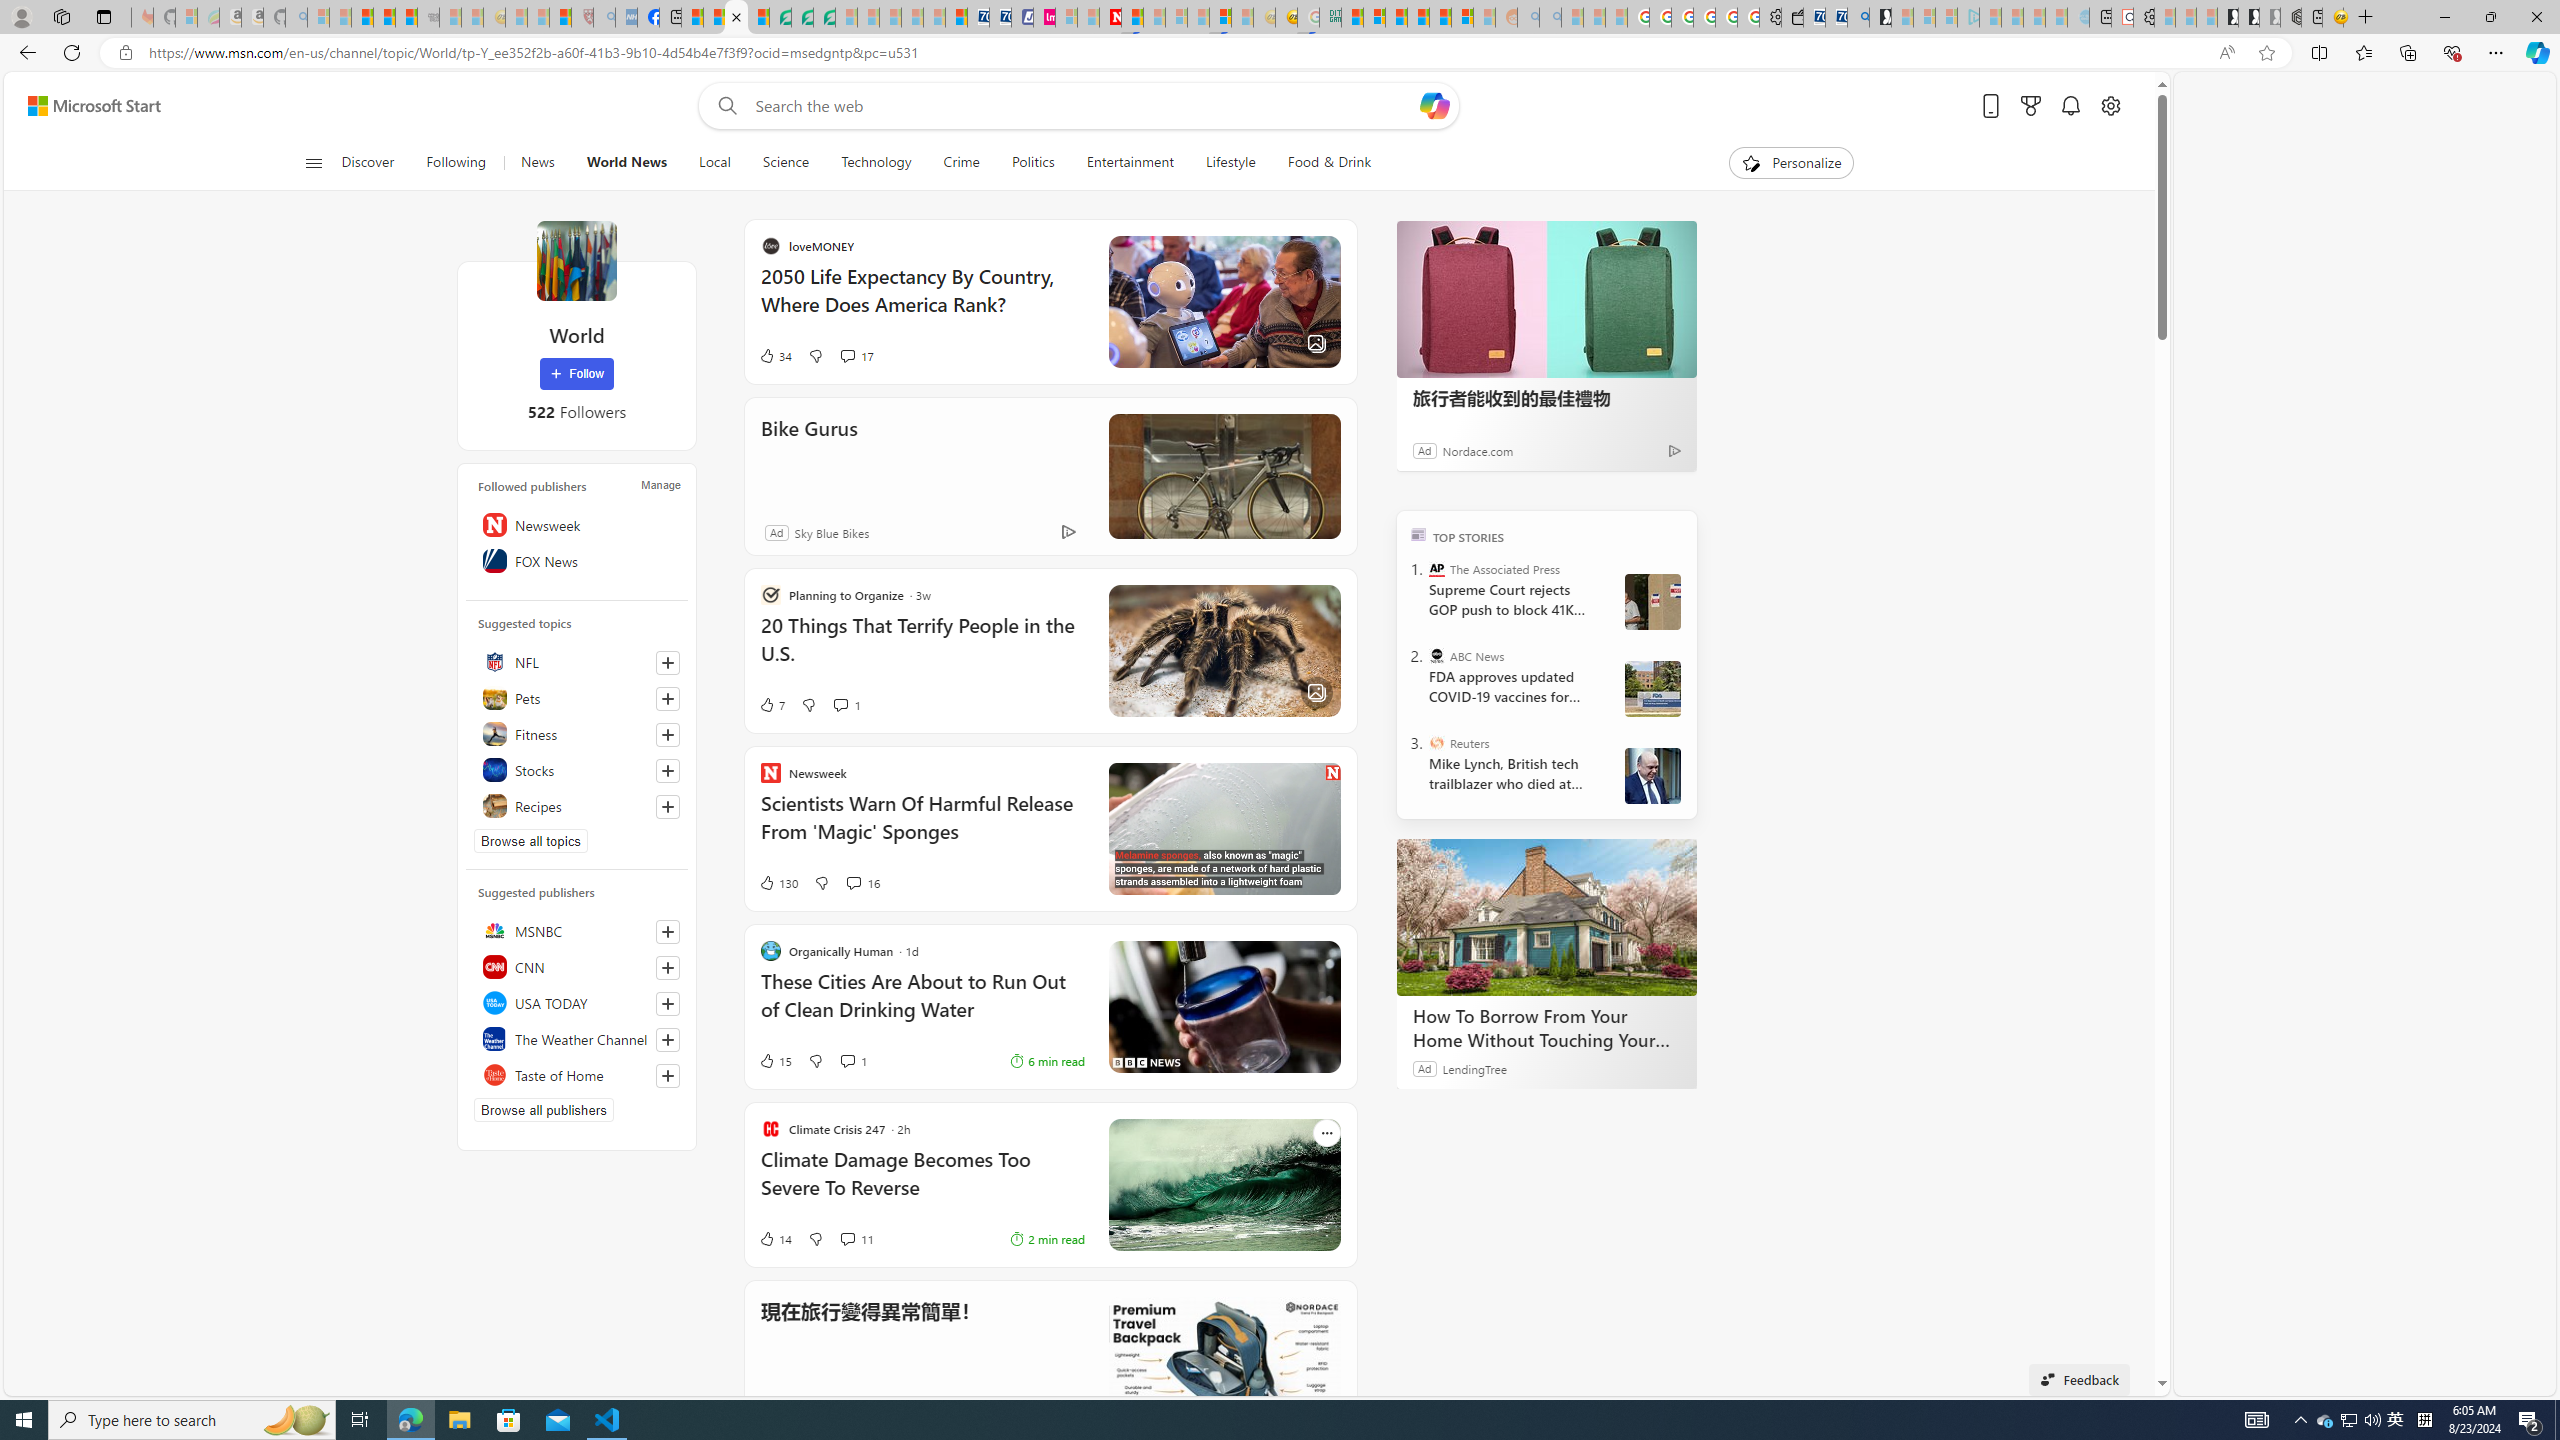 The image size is (2560, 1440). What do you see at coordinates (575, 805) in the screenshot?
I see `'Recipes'` at bounding box center [575, 805].